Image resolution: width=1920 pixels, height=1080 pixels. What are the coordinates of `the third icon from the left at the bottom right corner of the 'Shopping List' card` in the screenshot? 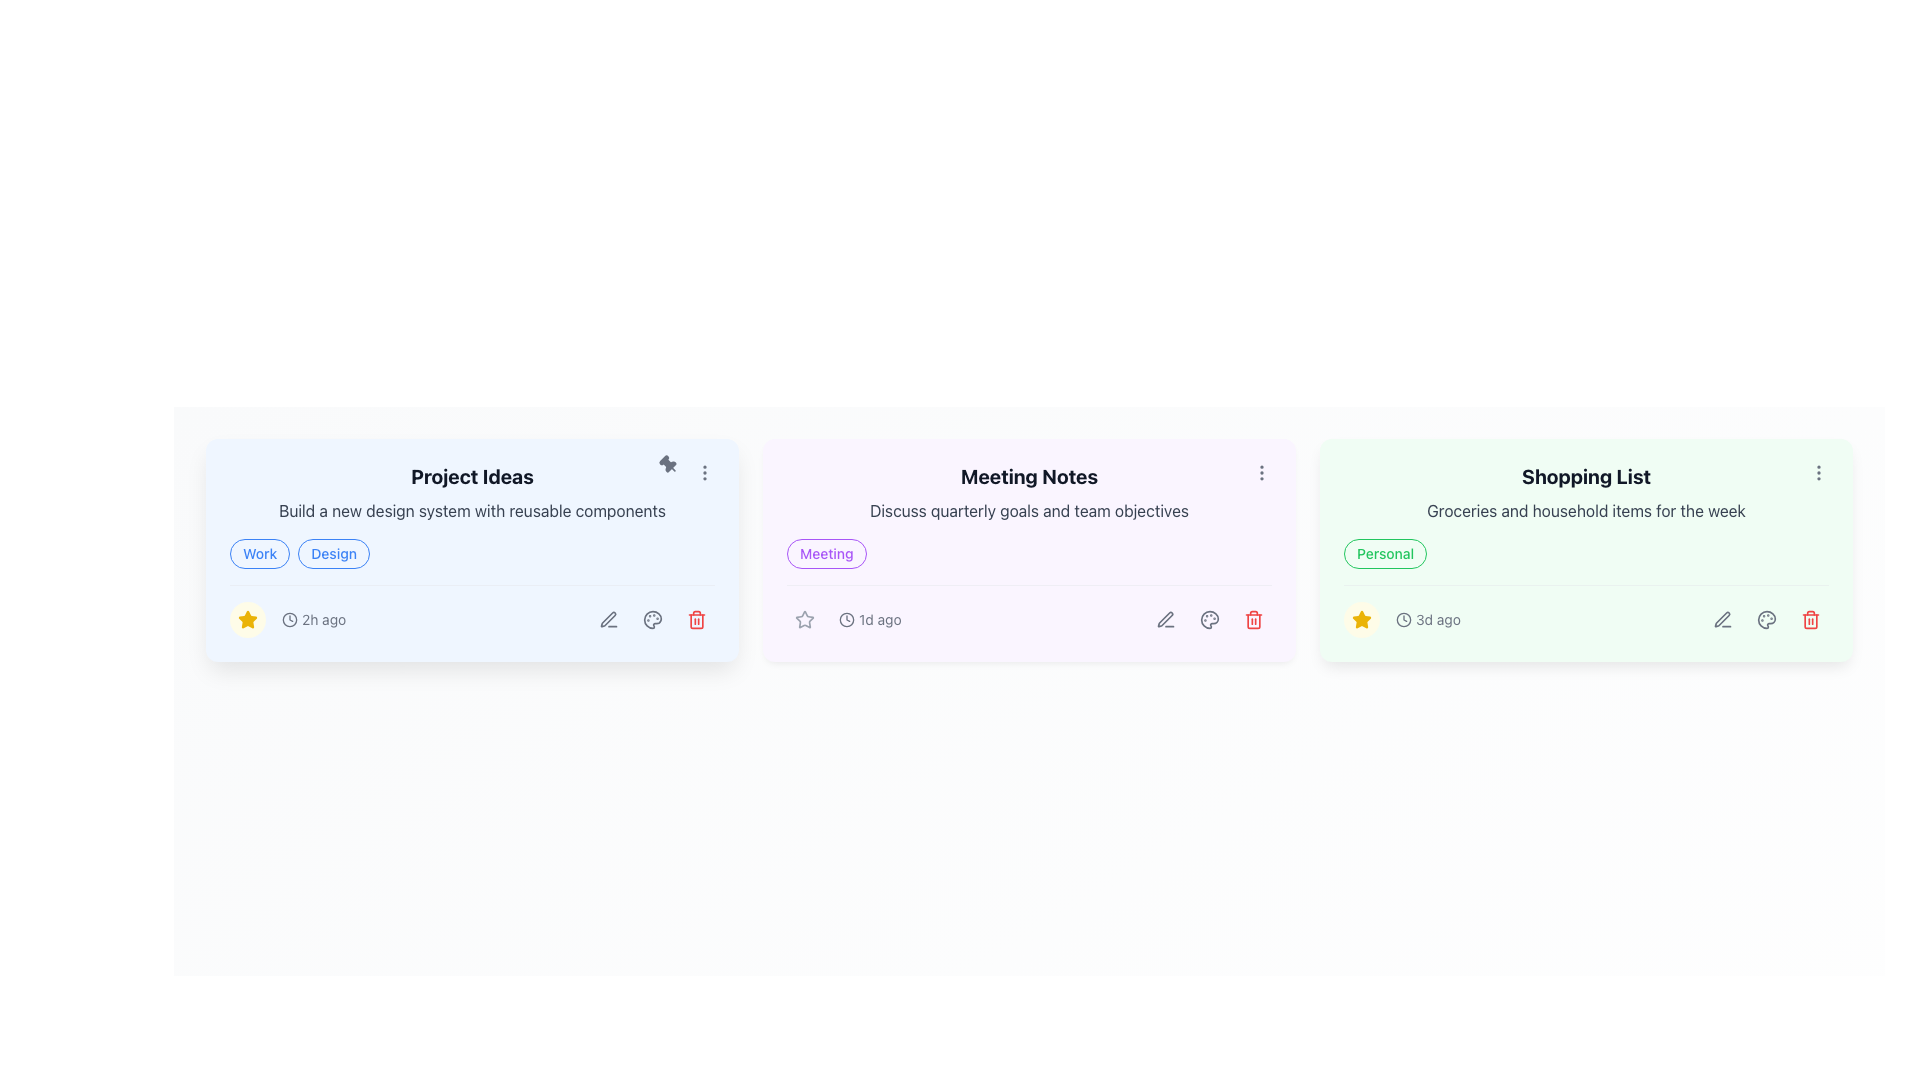 It's located at (1766, 619).